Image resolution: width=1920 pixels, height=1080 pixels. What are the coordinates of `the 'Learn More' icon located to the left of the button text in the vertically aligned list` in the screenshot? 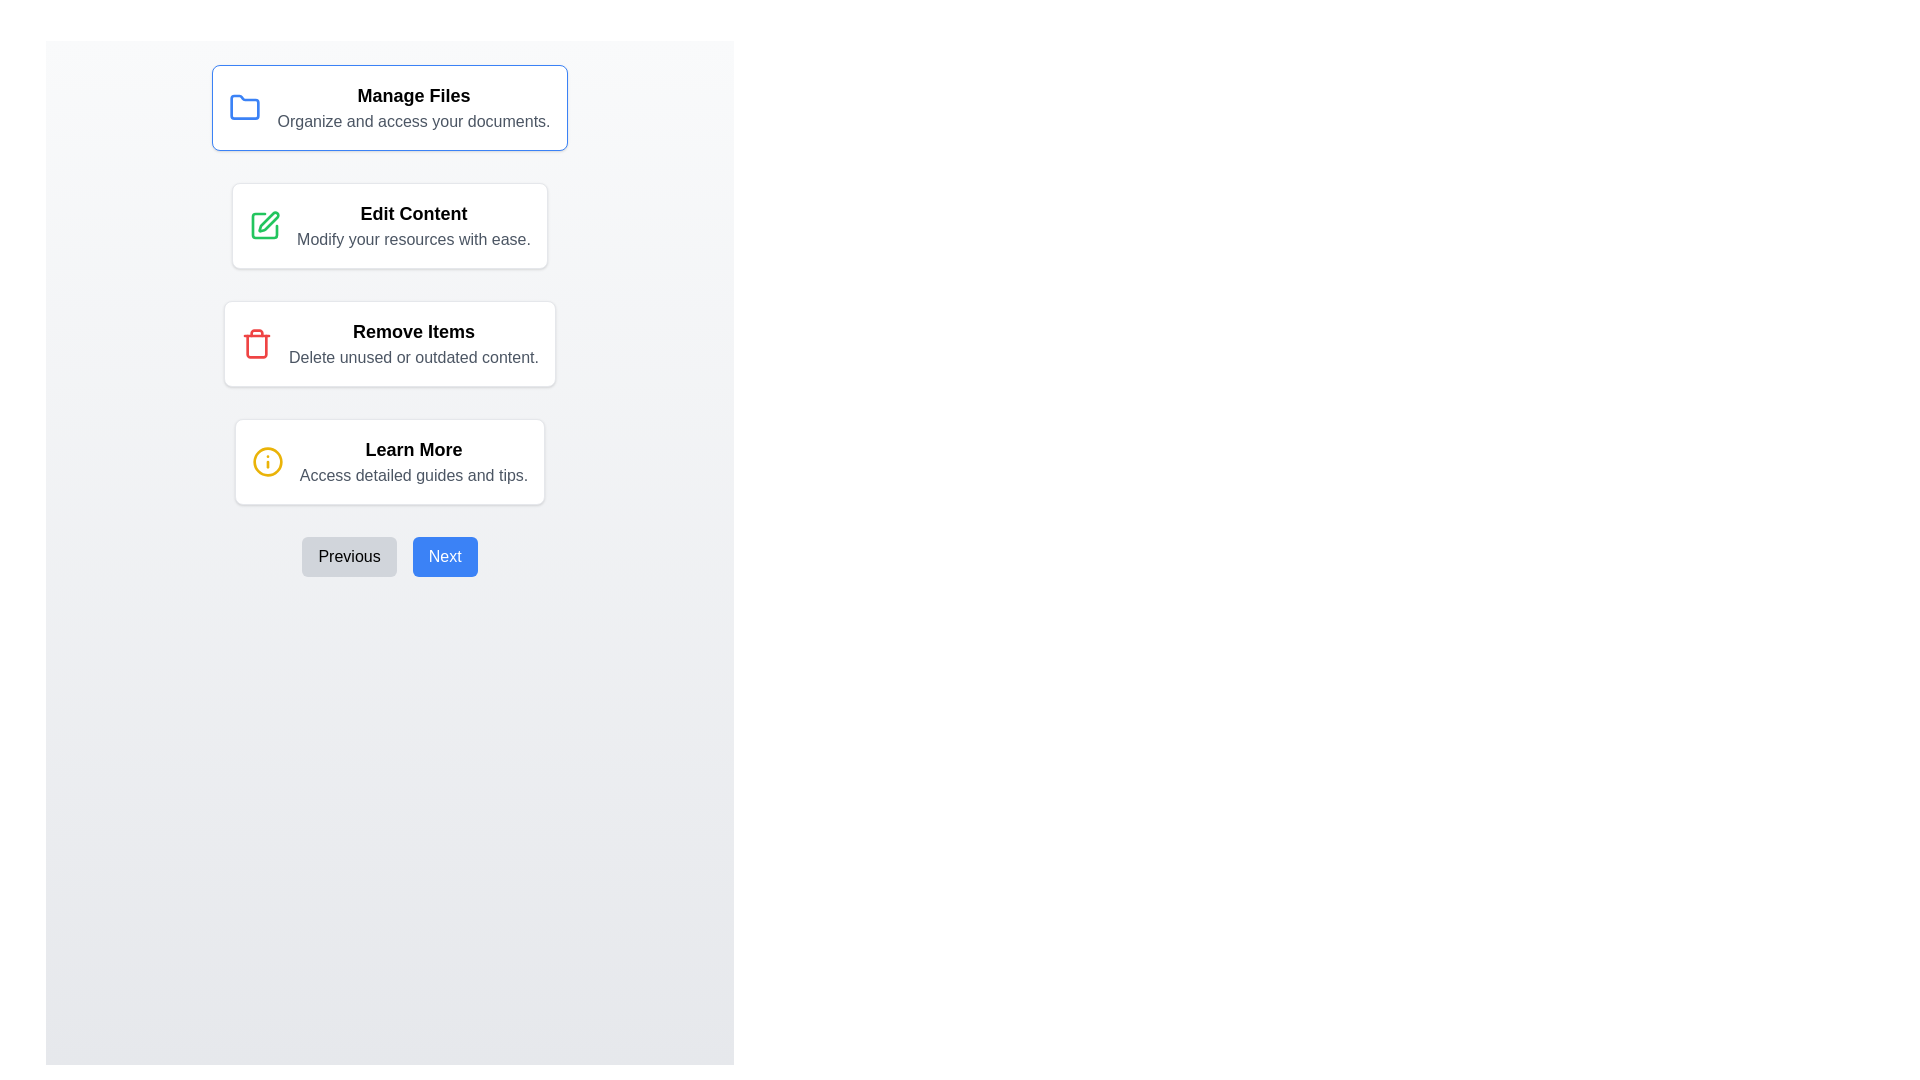 It's located at (266, 462).